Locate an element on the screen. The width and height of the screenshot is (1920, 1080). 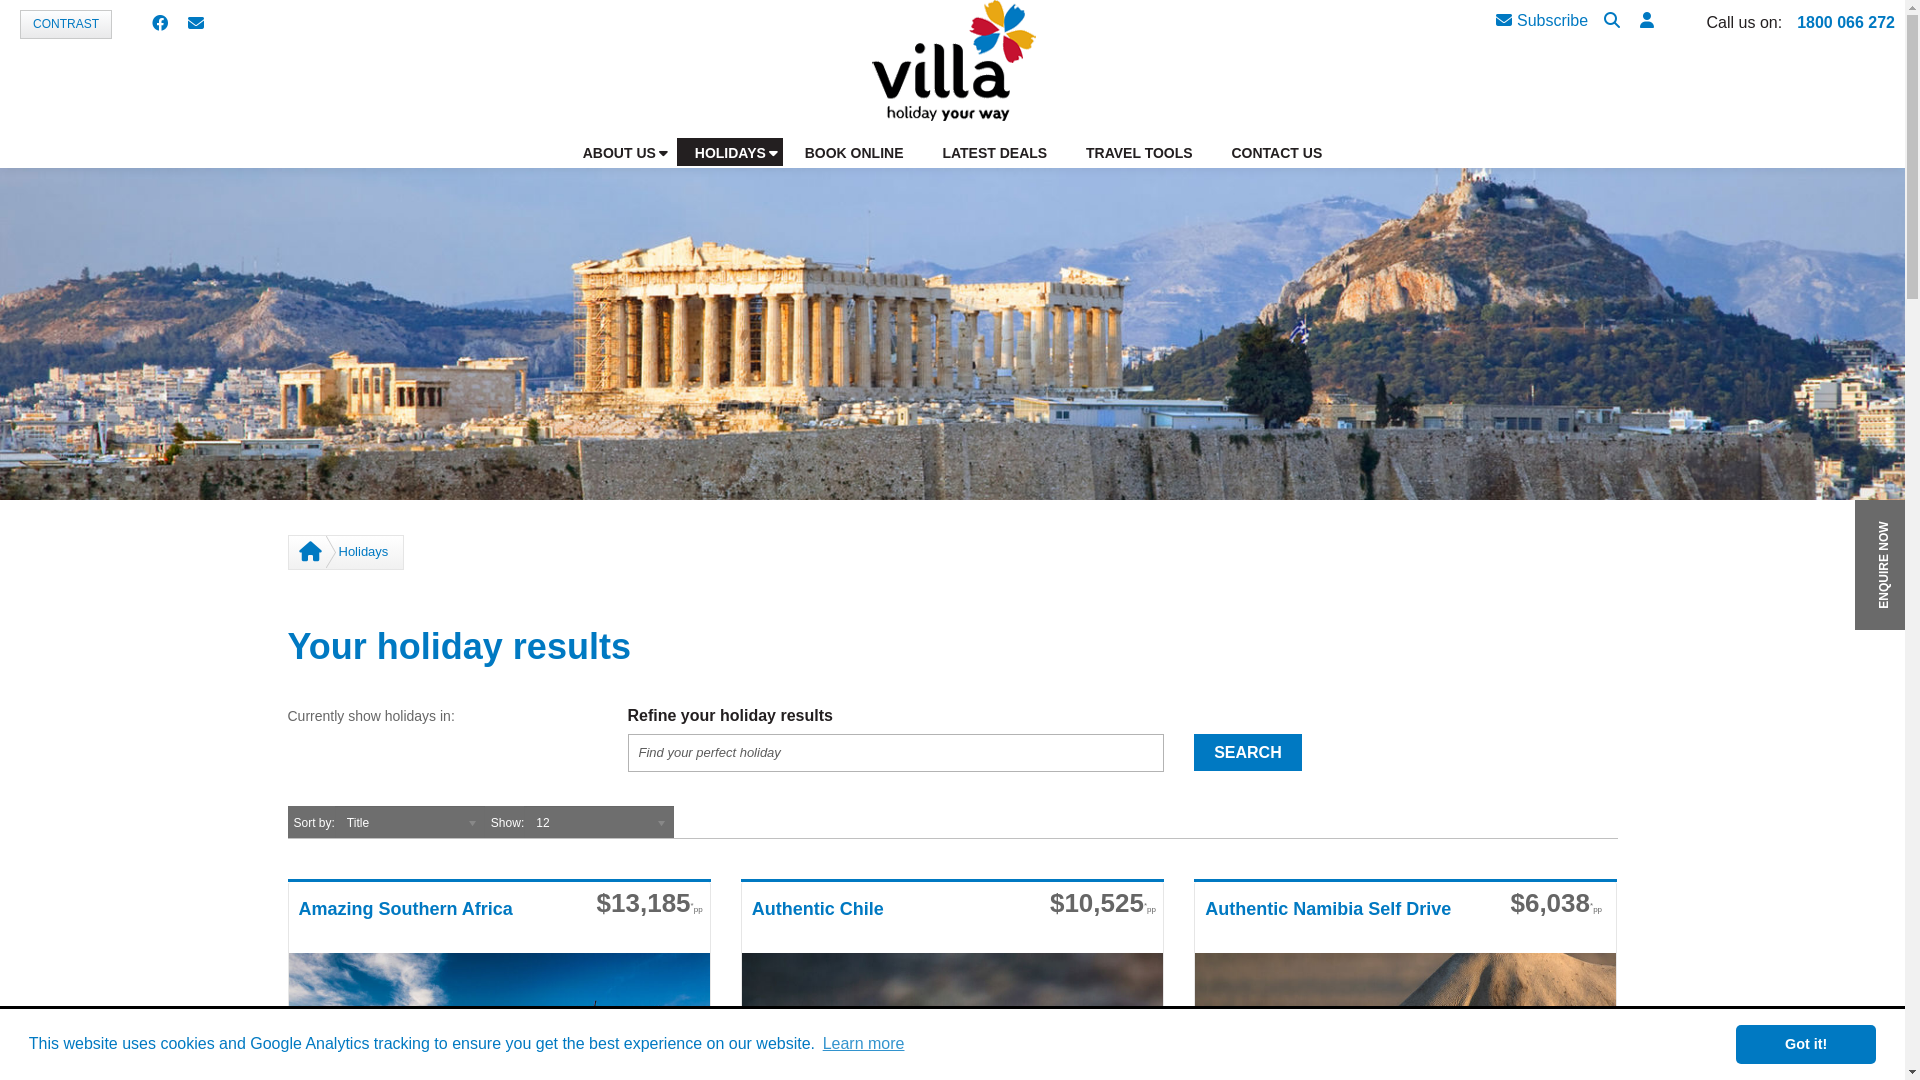
'ABOUT US' is located at coordinates (618, 150).